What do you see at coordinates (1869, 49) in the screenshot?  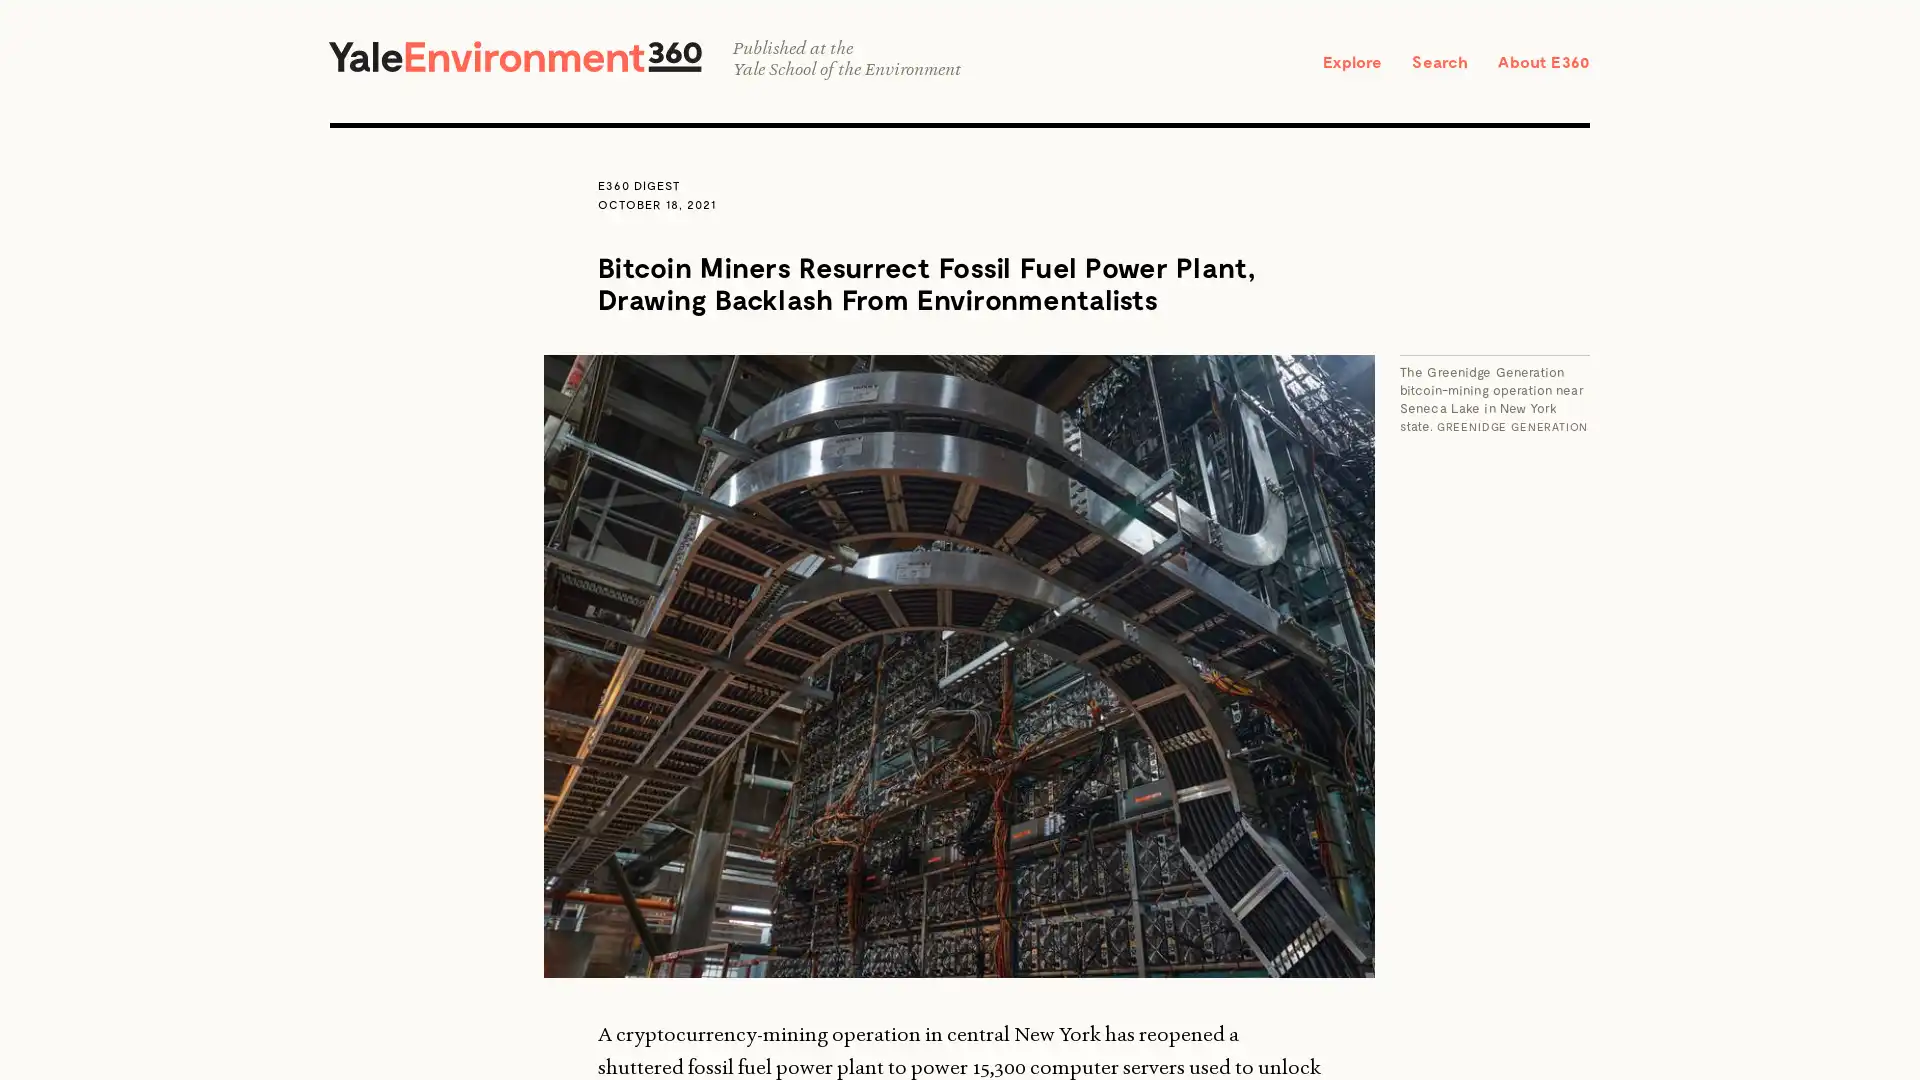 I see `CLOSE` at bounding box center [1869, 49].